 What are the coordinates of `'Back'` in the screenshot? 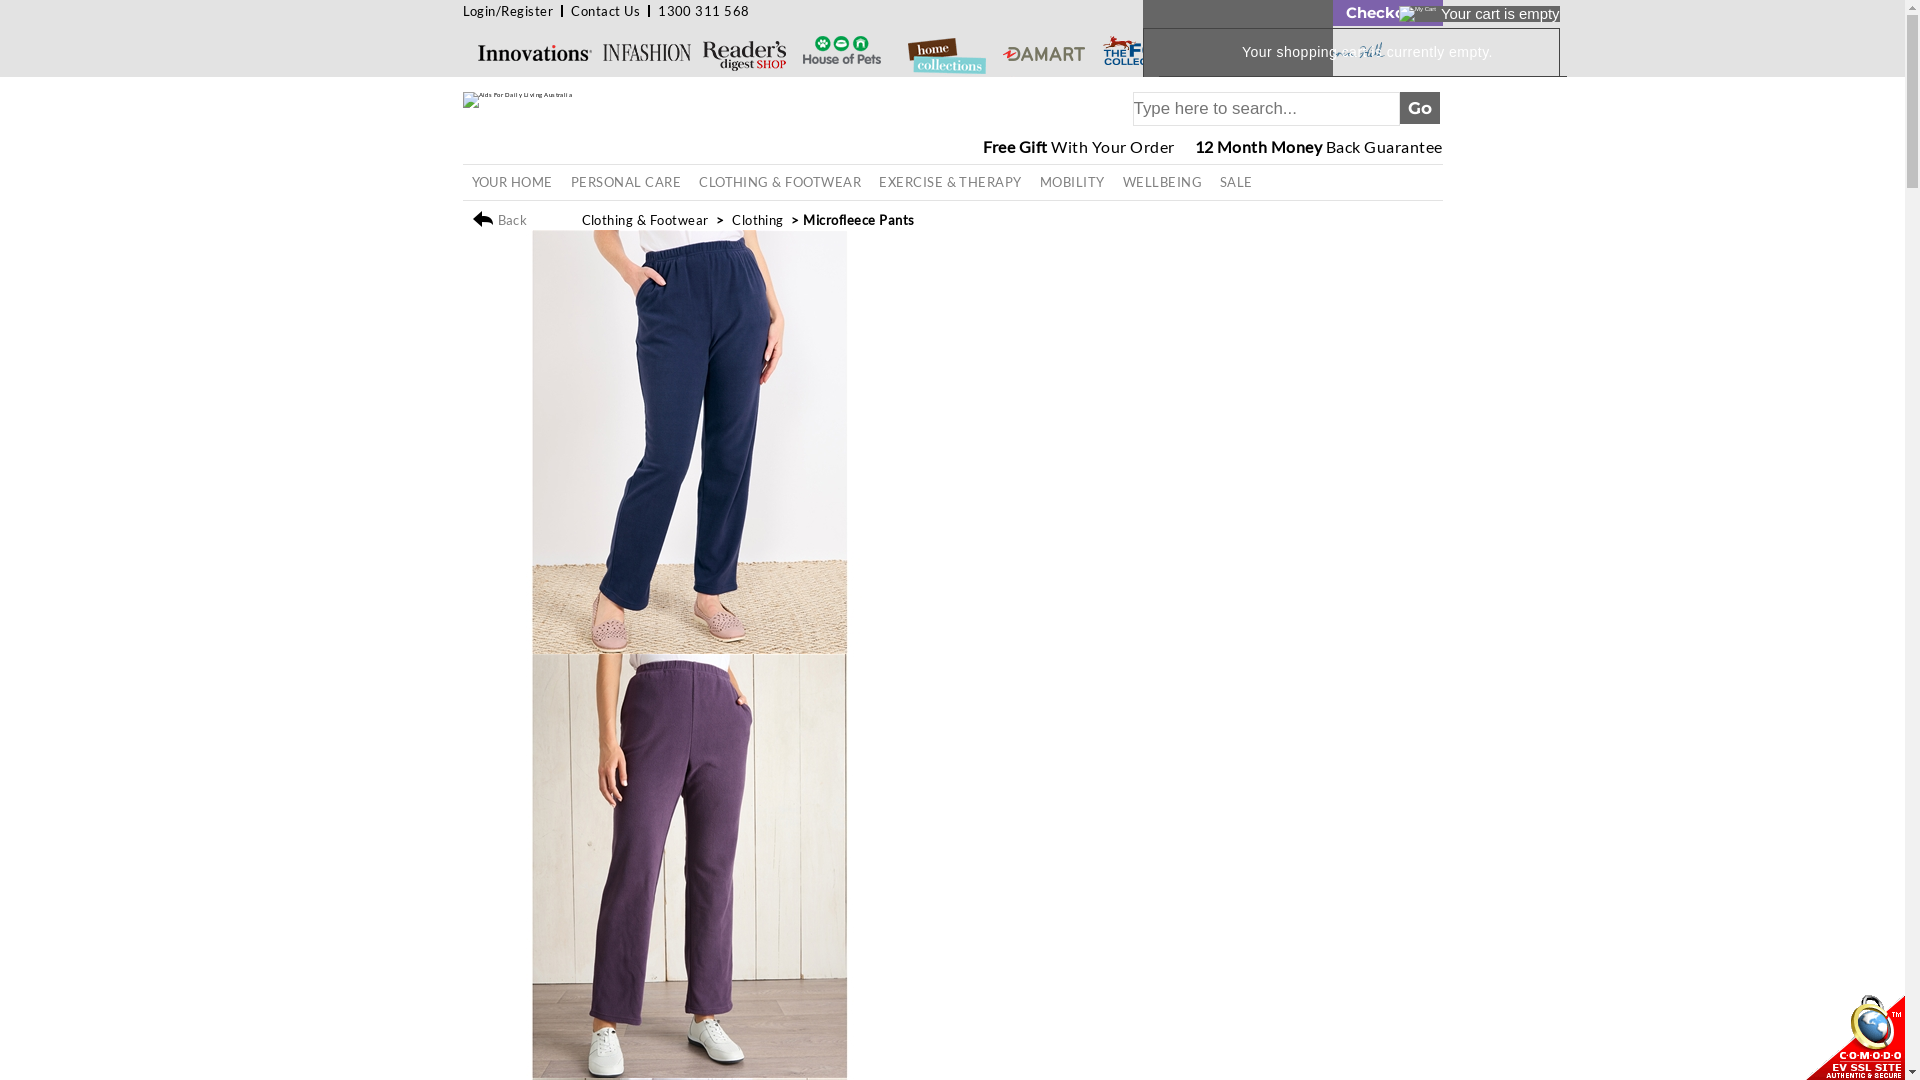 It's located at (470, 220).